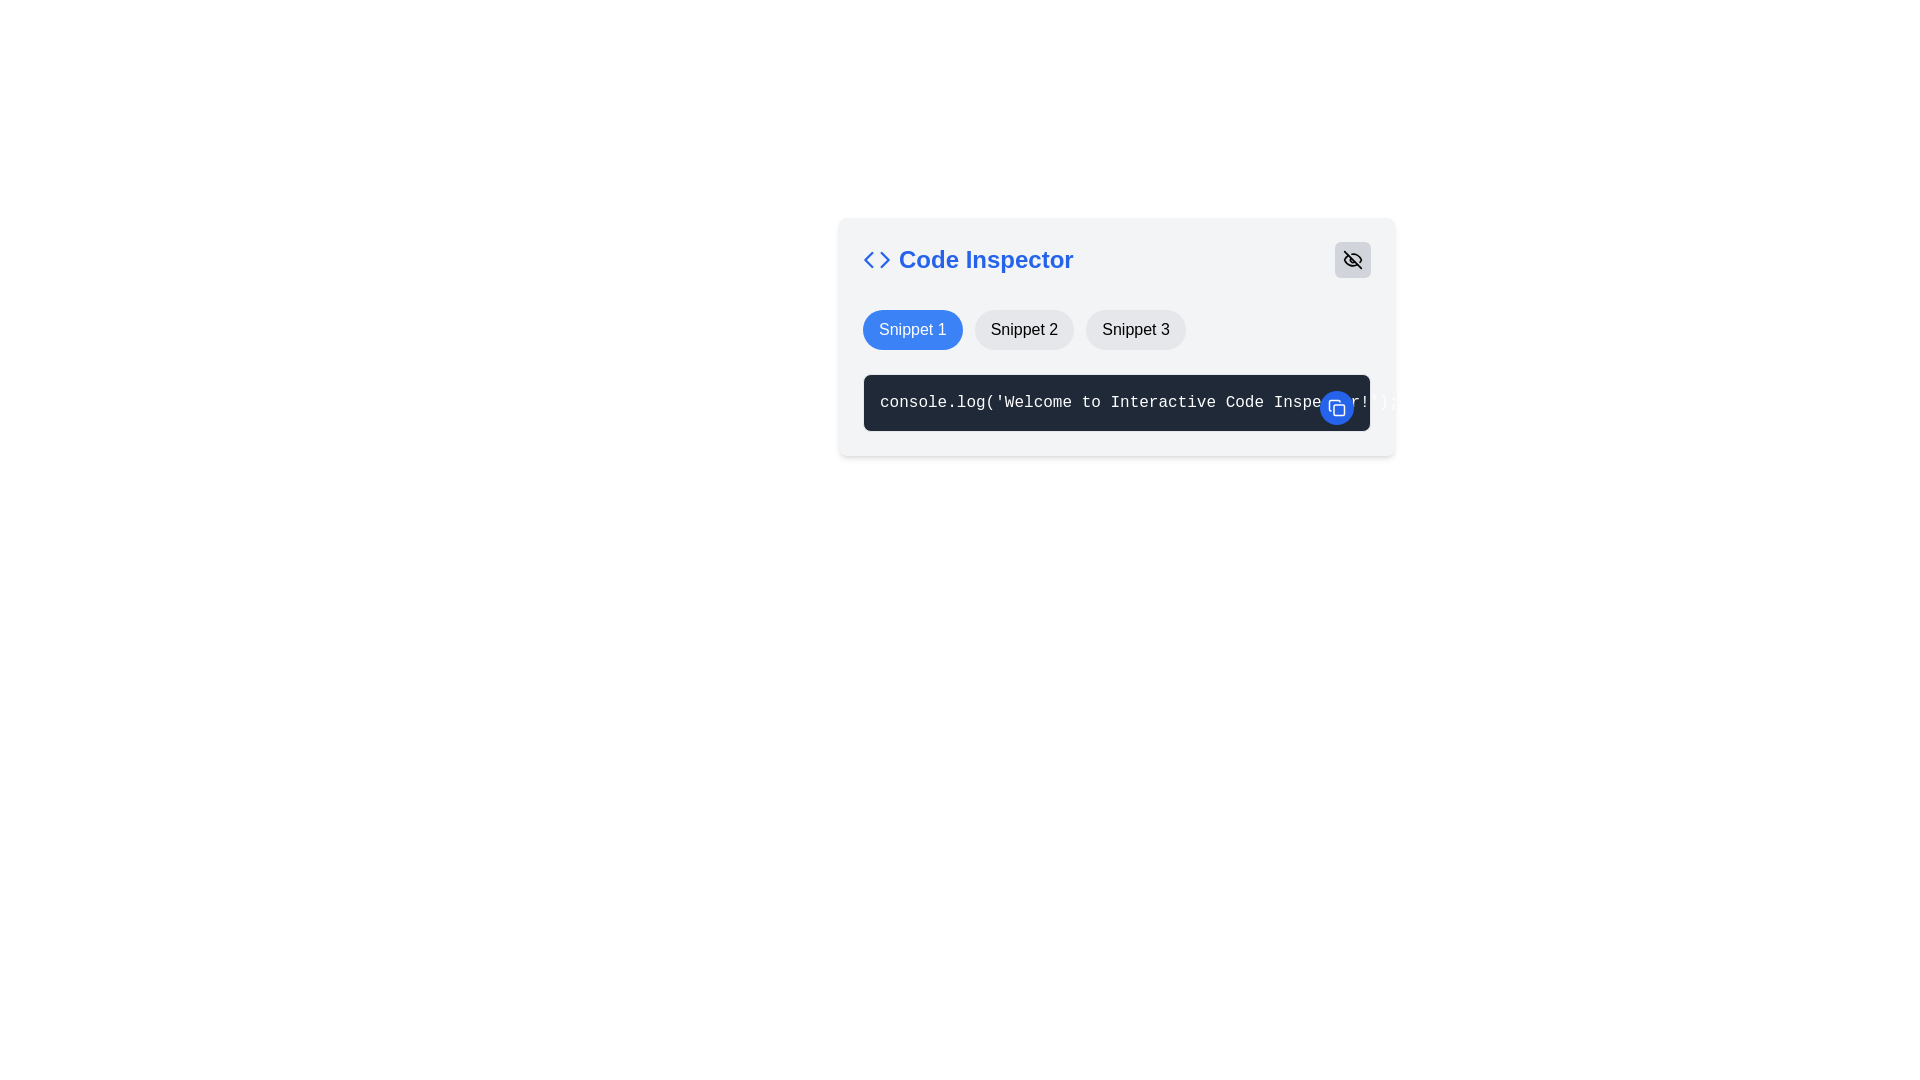 This screenshot has height=1080, width=1920. Describe the element at coordinates (1353, 258) in the screenshot. I see `the visibility toggle icon located in the top-right of the interface` at that location.